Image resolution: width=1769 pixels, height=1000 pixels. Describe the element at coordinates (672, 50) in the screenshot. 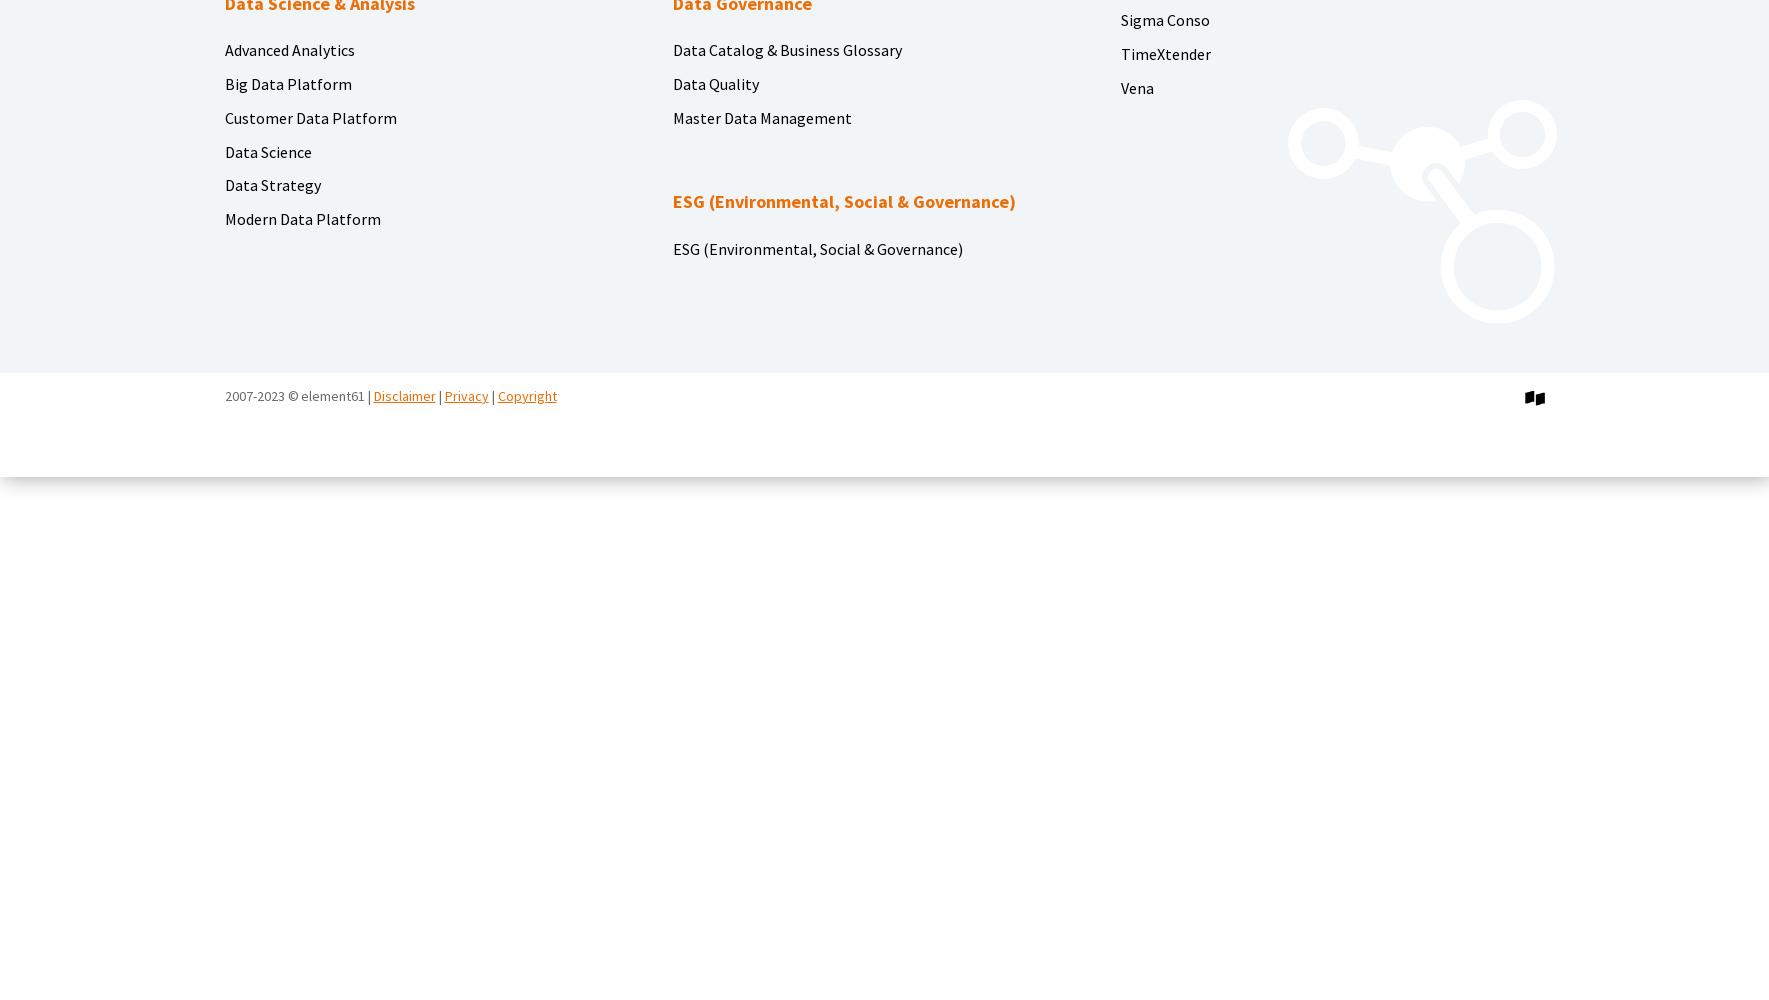

I see `'Data Catalog & Business Glossary'` at that location.